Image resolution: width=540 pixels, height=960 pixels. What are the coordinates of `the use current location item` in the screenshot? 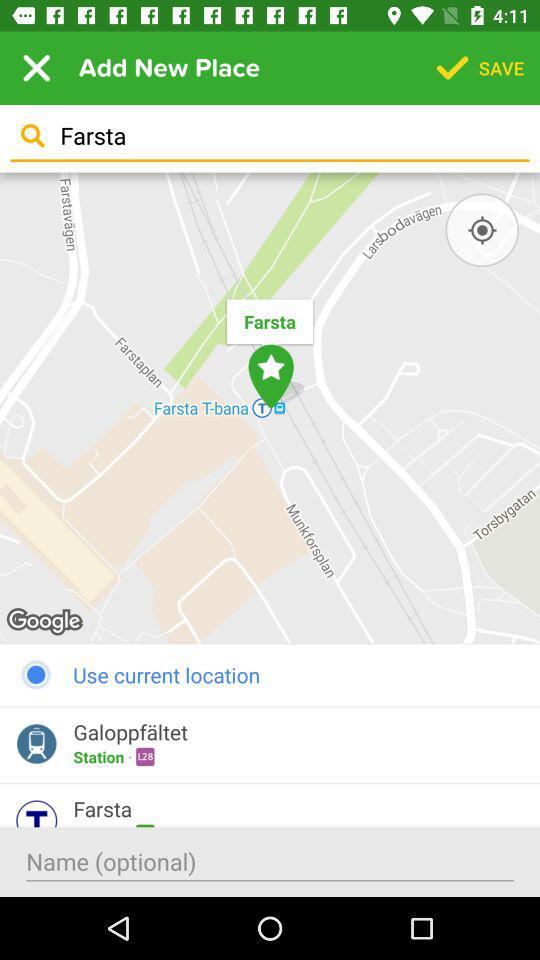 It's located at (270, 674).